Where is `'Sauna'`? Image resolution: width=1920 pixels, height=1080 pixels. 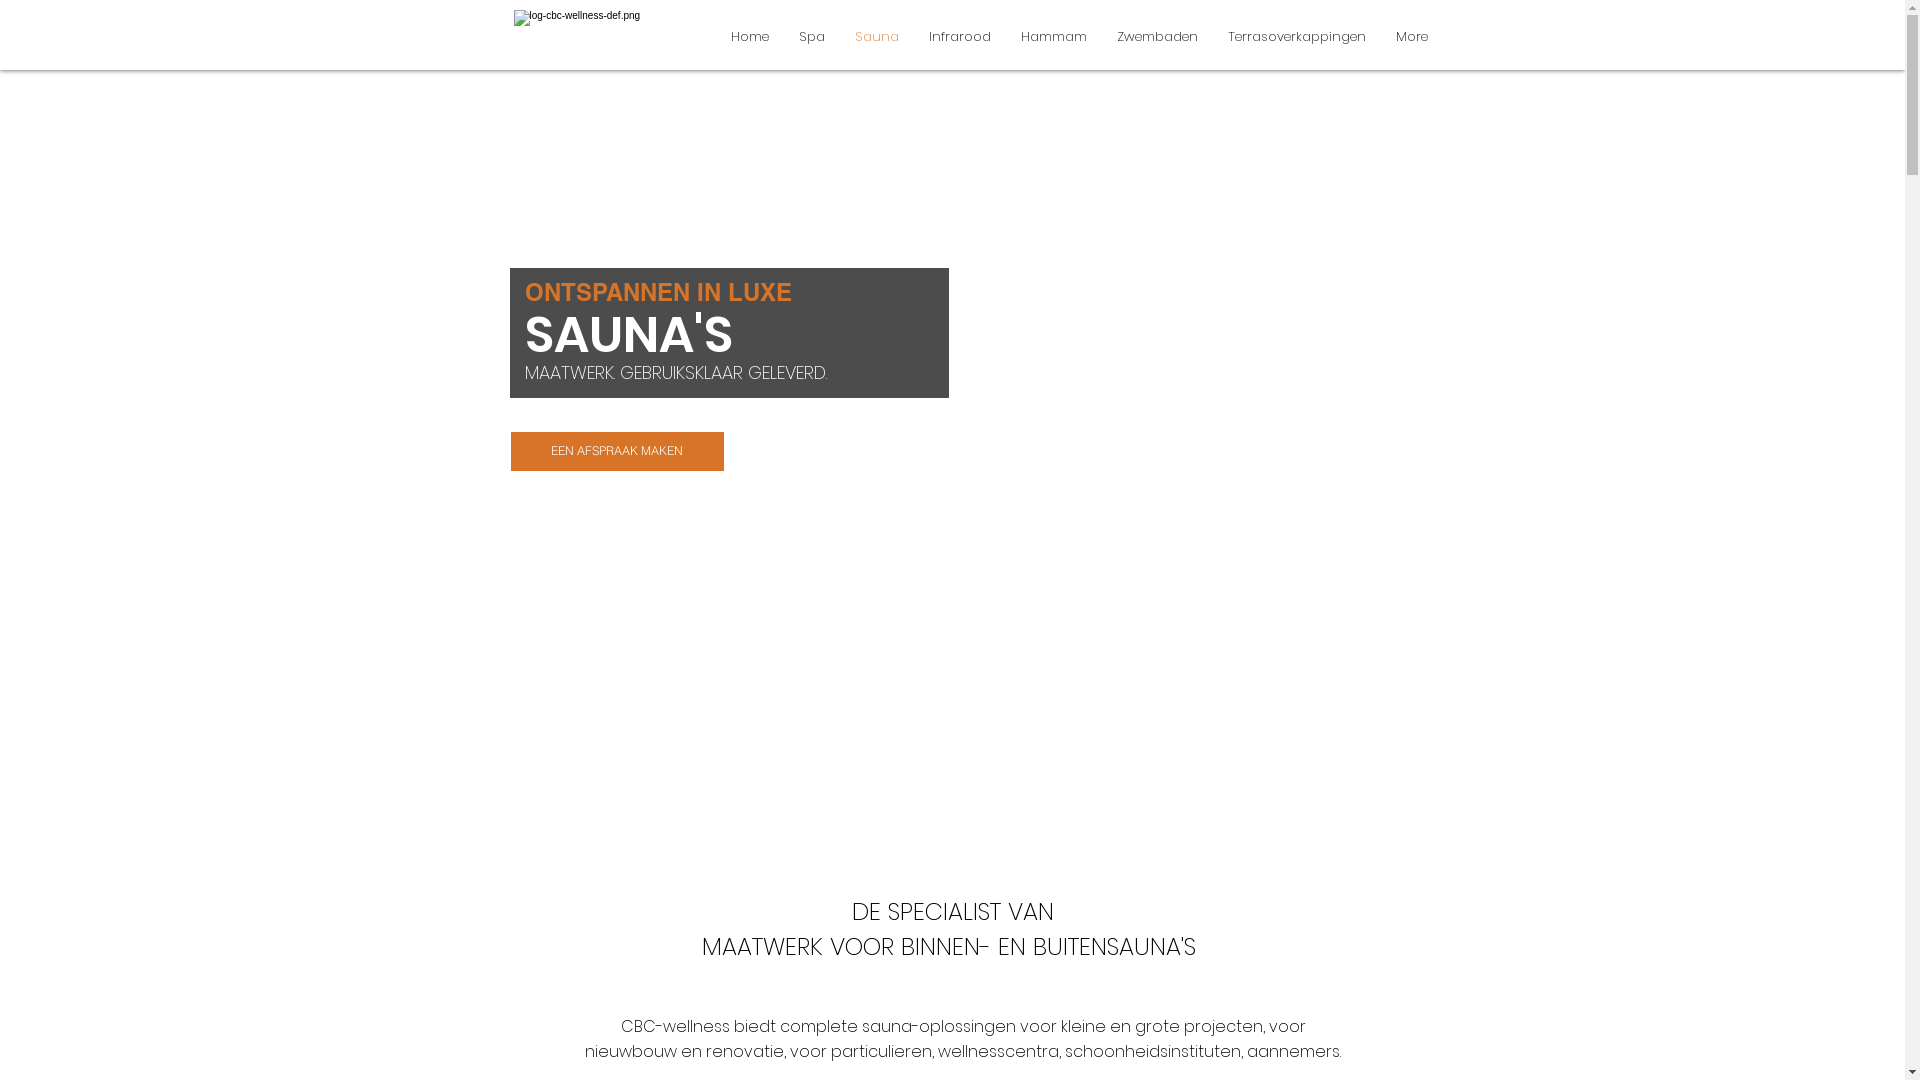
'Sauna' is located at coordinates (877, 36).